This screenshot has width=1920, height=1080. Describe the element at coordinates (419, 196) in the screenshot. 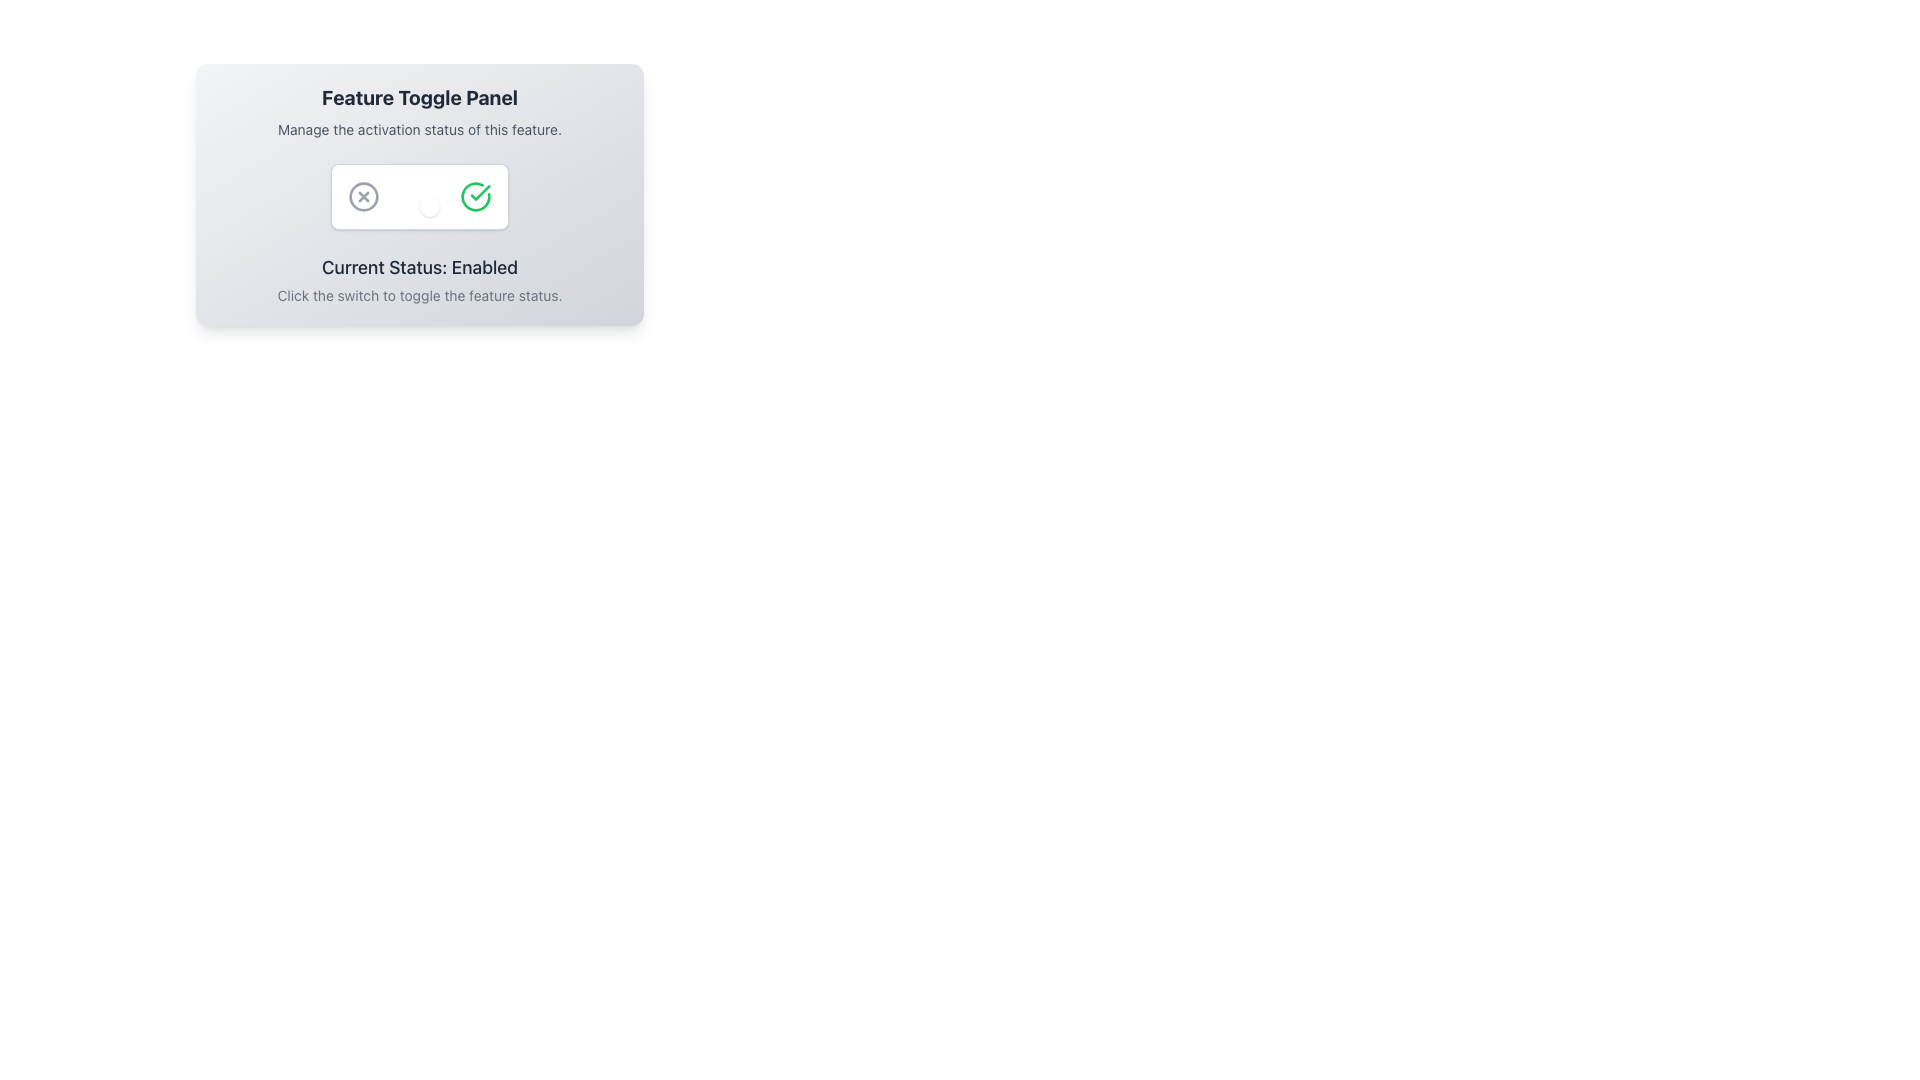

I see `the interactive toggle switch within the Feature Toggle Panel to change its state` at that location.